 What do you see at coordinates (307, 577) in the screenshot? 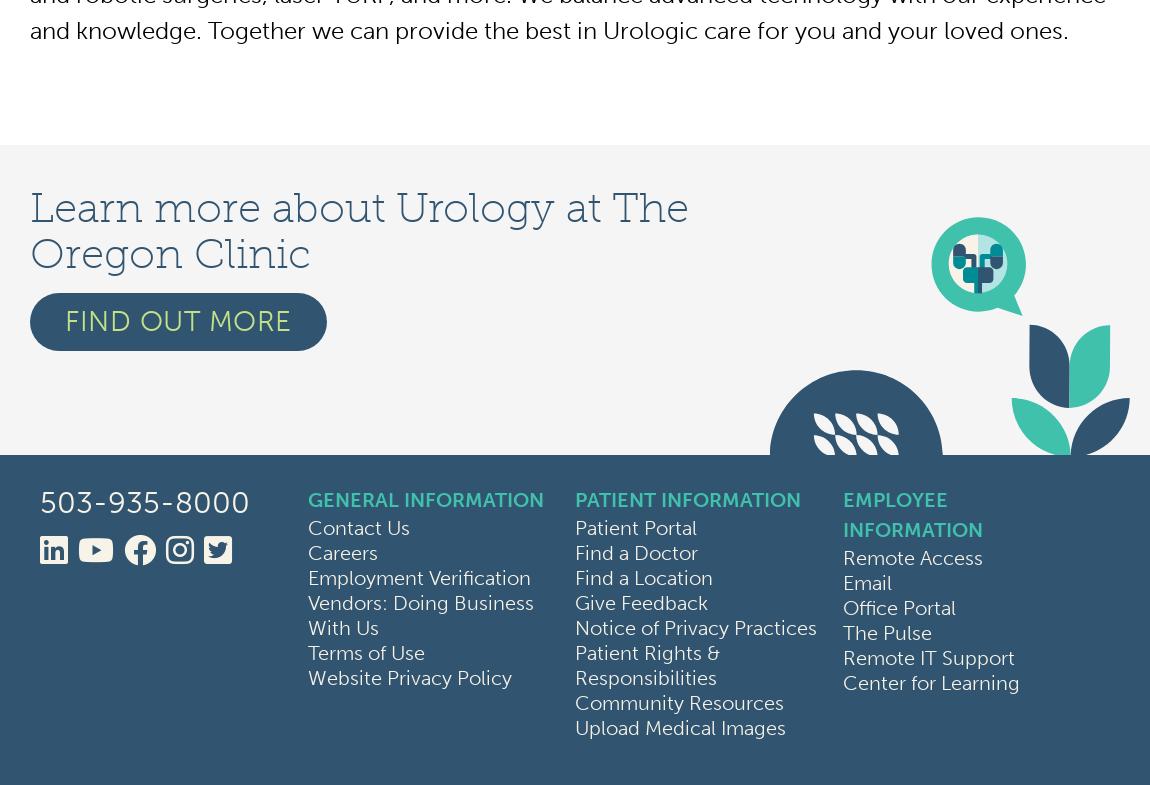
I see `'Employment Verification'` at bounding box center [307, 577].